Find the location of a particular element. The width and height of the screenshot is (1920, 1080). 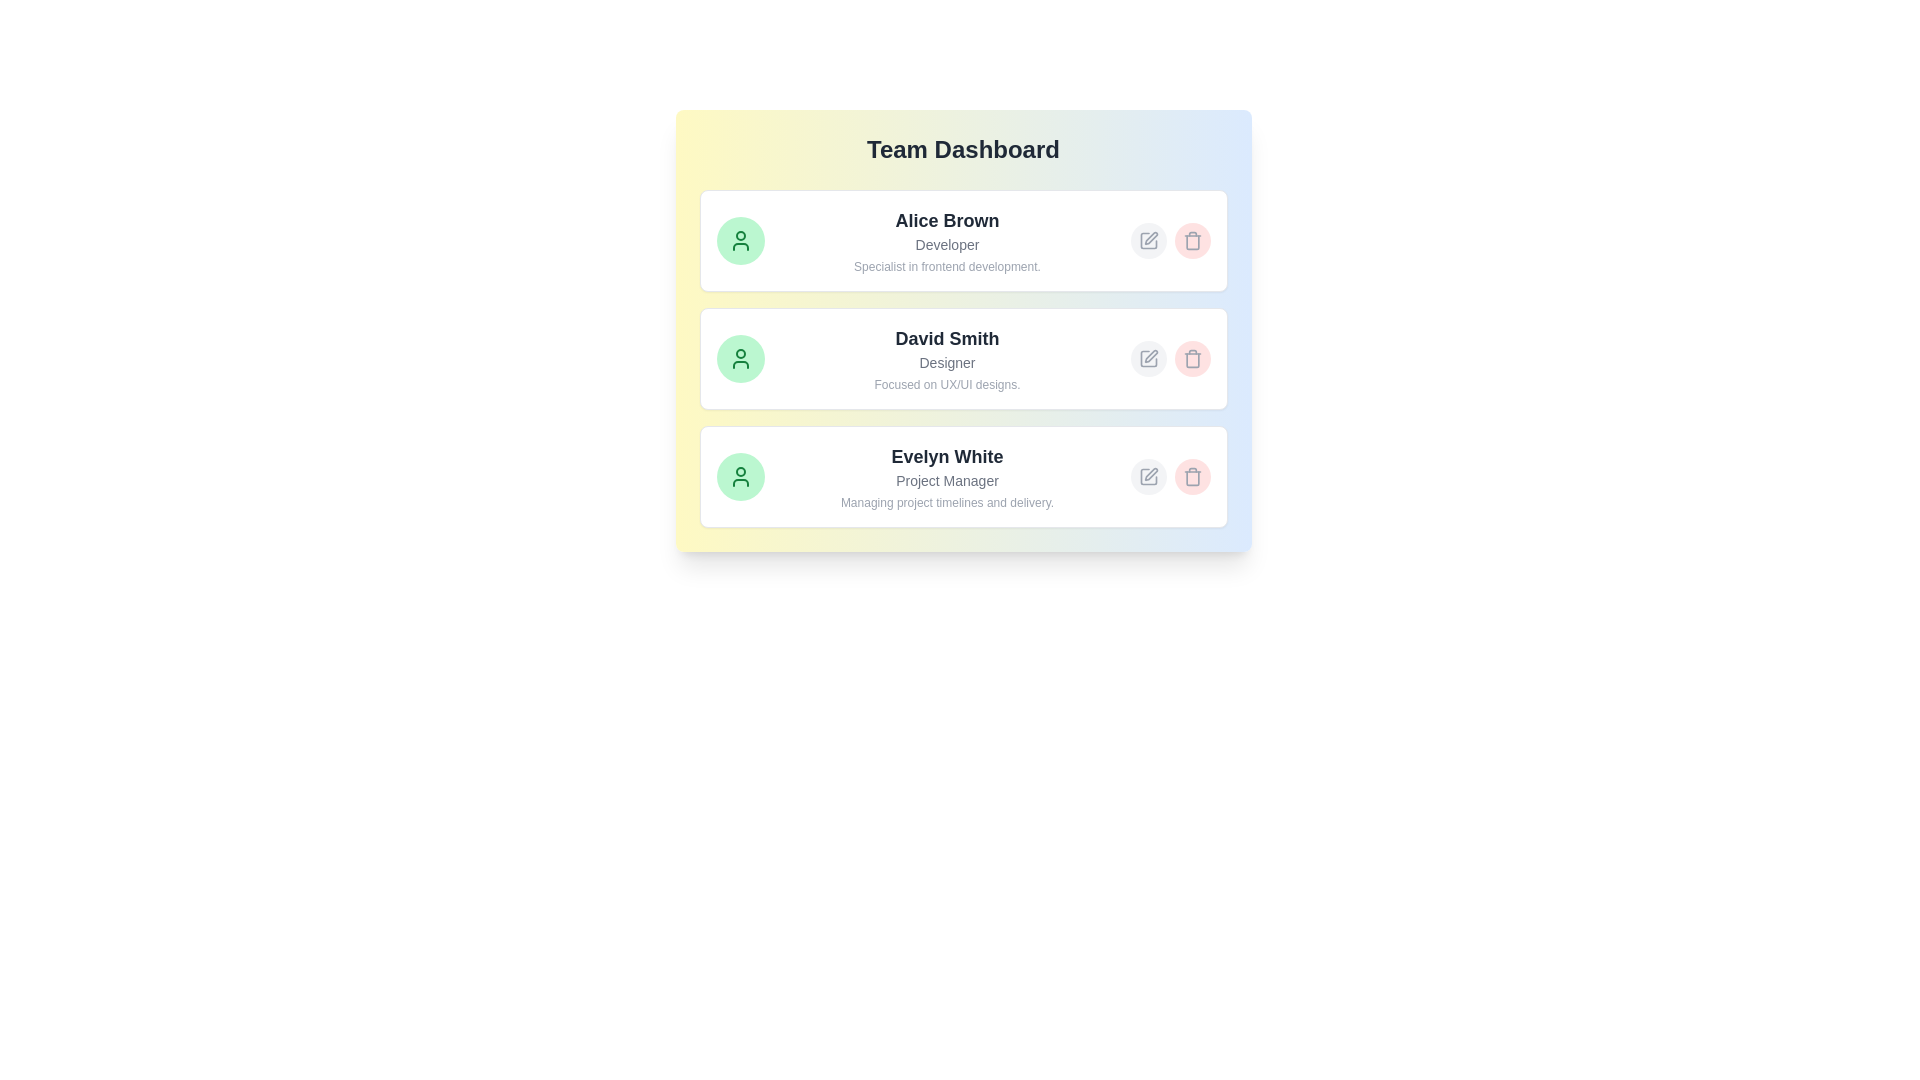

the text component displaying 'Focused on UX/UI designs.' styled in a small gray font, which is positioned below the 'Designer' label in the card about 'David Smith.' is located at coordinates (946, 385).